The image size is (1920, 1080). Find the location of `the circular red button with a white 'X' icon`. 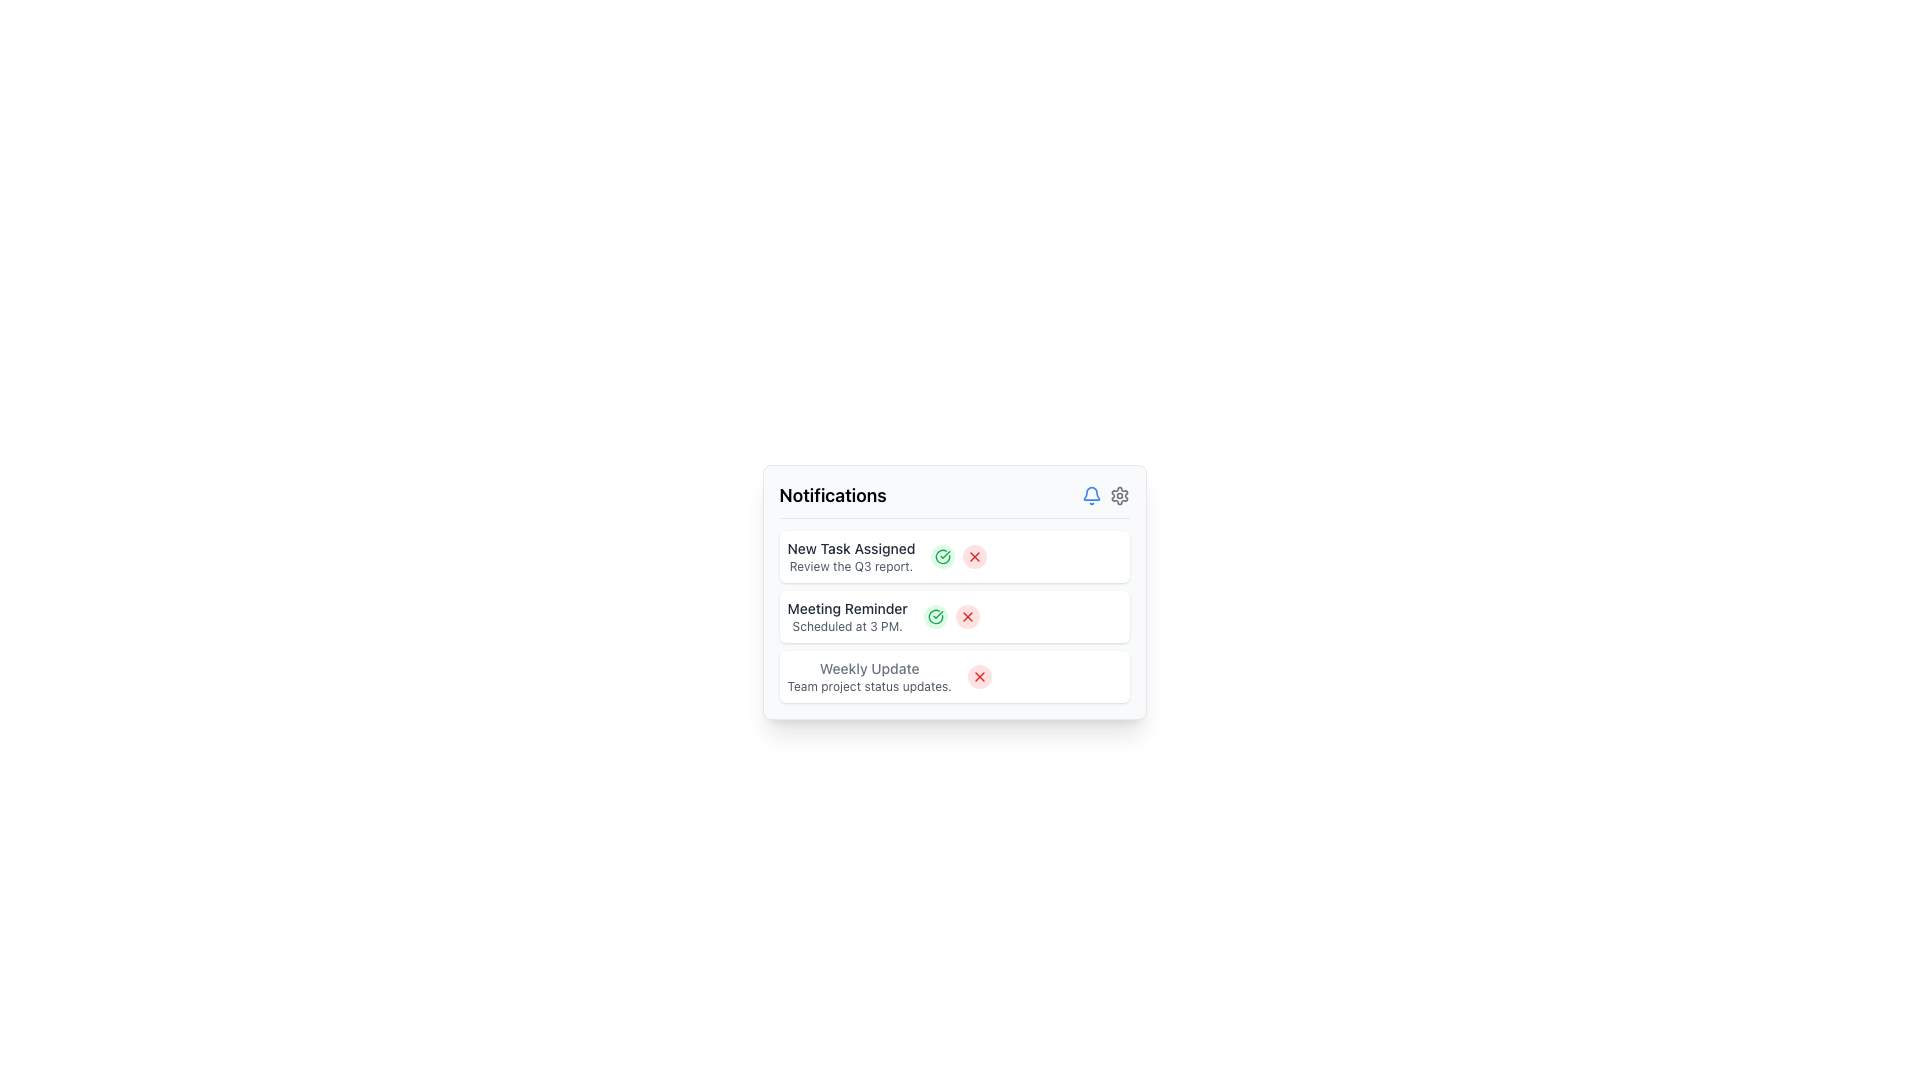

the circular red button with a white 'X' icon is located at coordinates (975, 556).